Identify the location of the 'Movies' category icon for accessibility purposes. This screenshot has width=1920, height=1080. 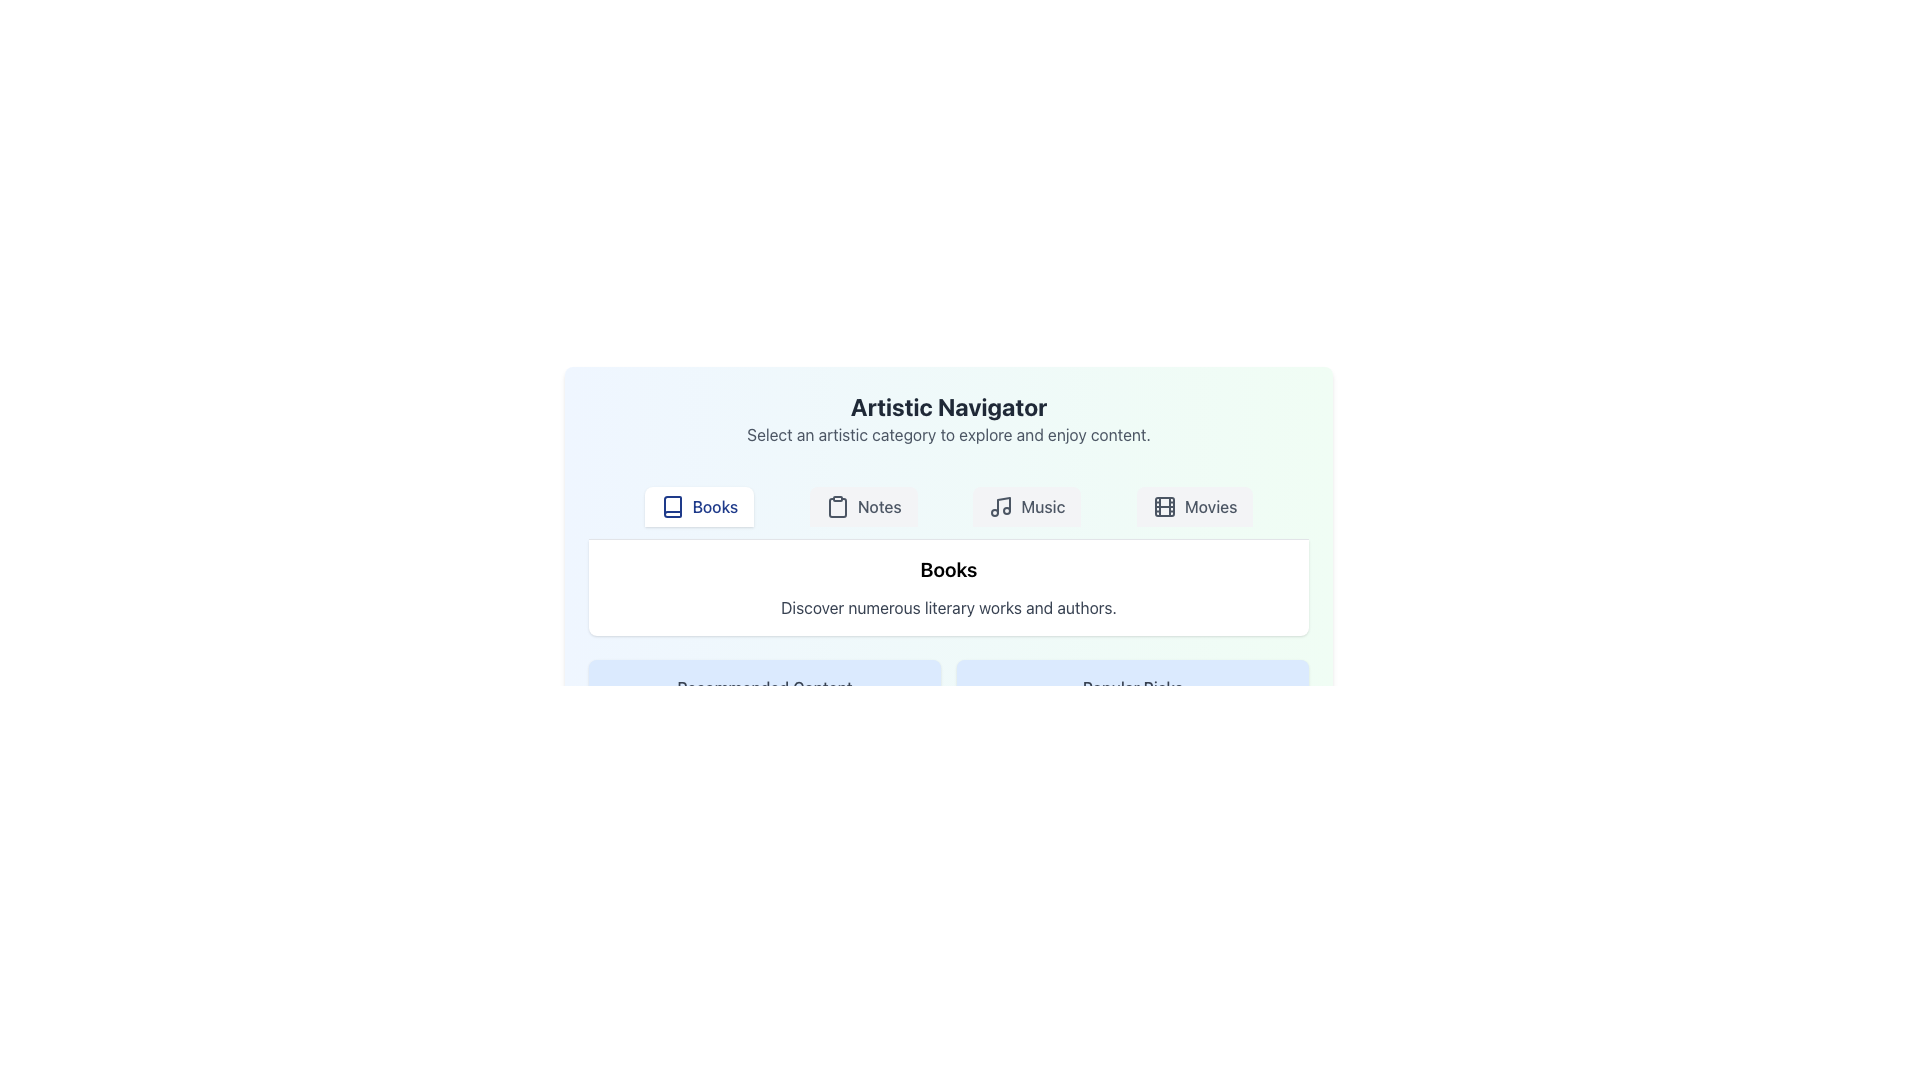
(1164, 505).